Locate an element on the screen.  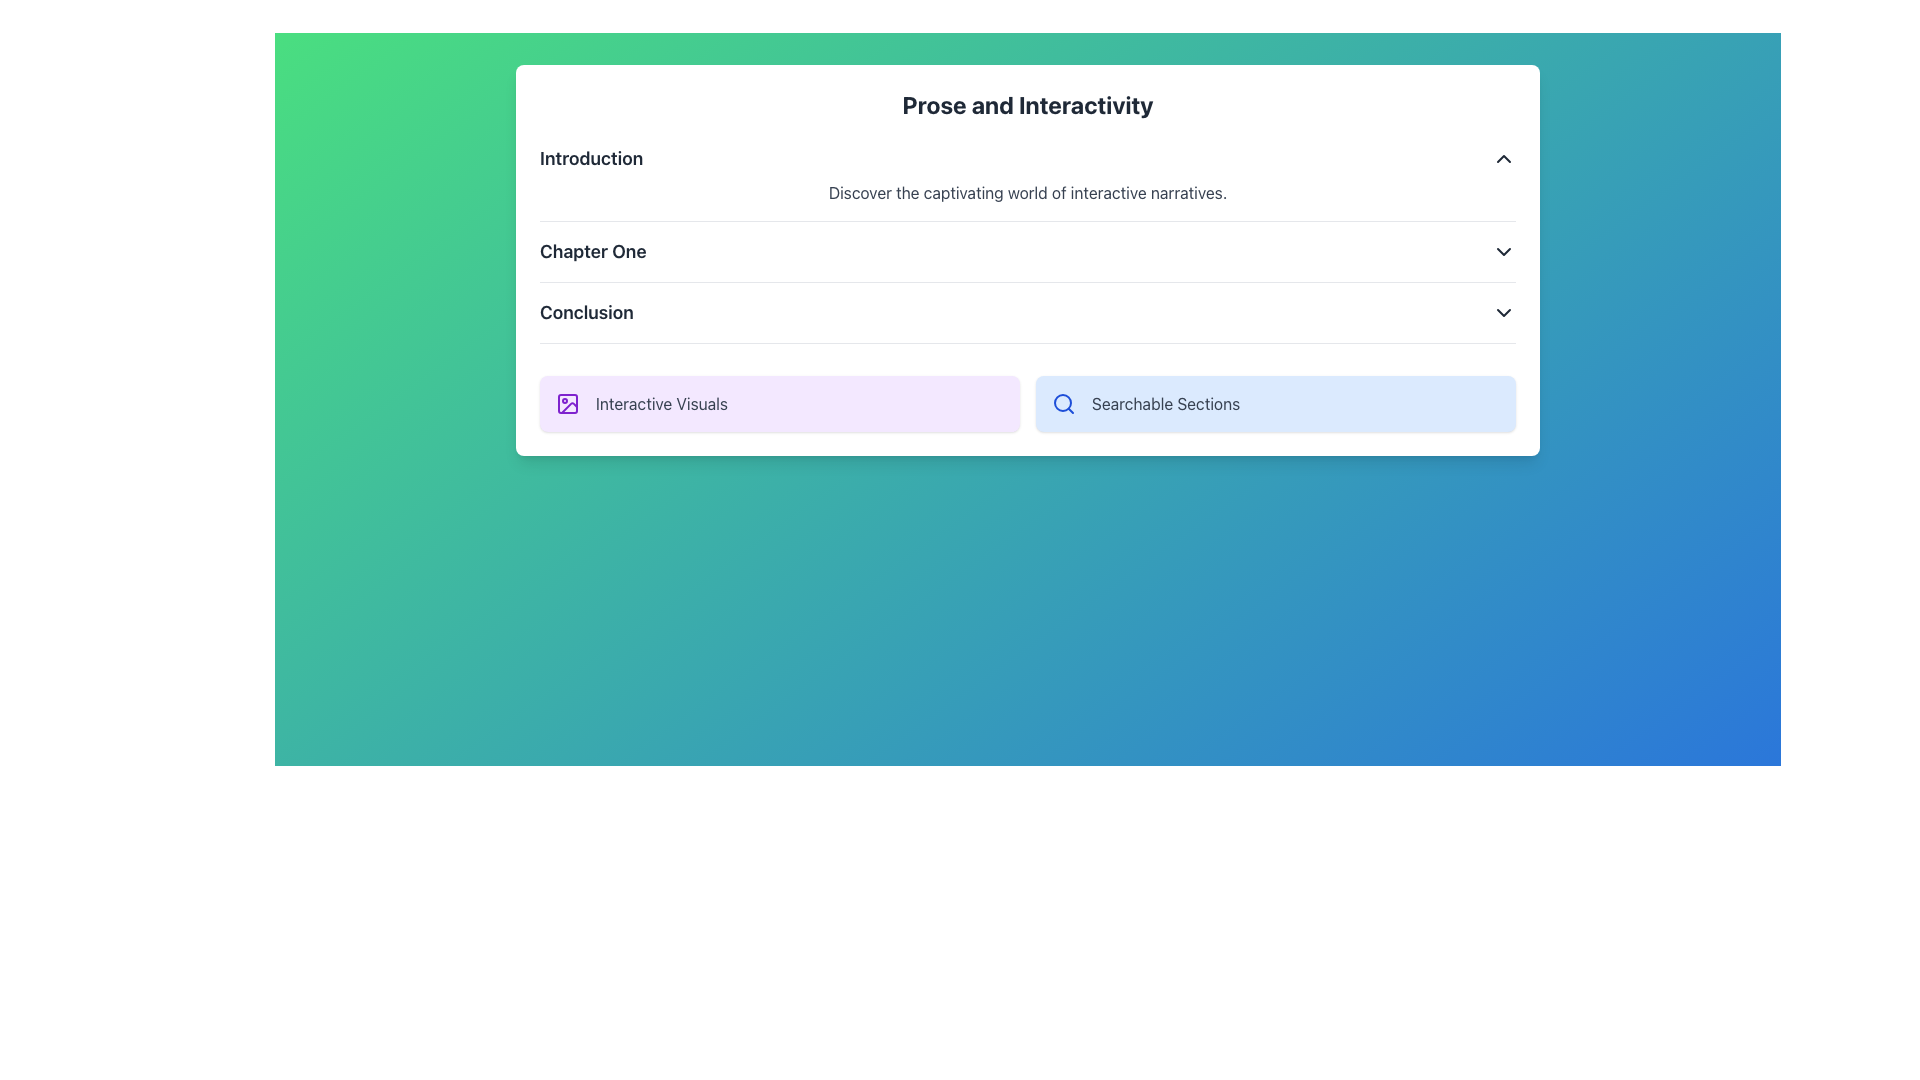
the chevron icon button located to the right of the 'Chapter One' text in the header, which serves as a trigger for expanding or collapsing the section, to receive visual feedback is located at coordinates (1503, 250).